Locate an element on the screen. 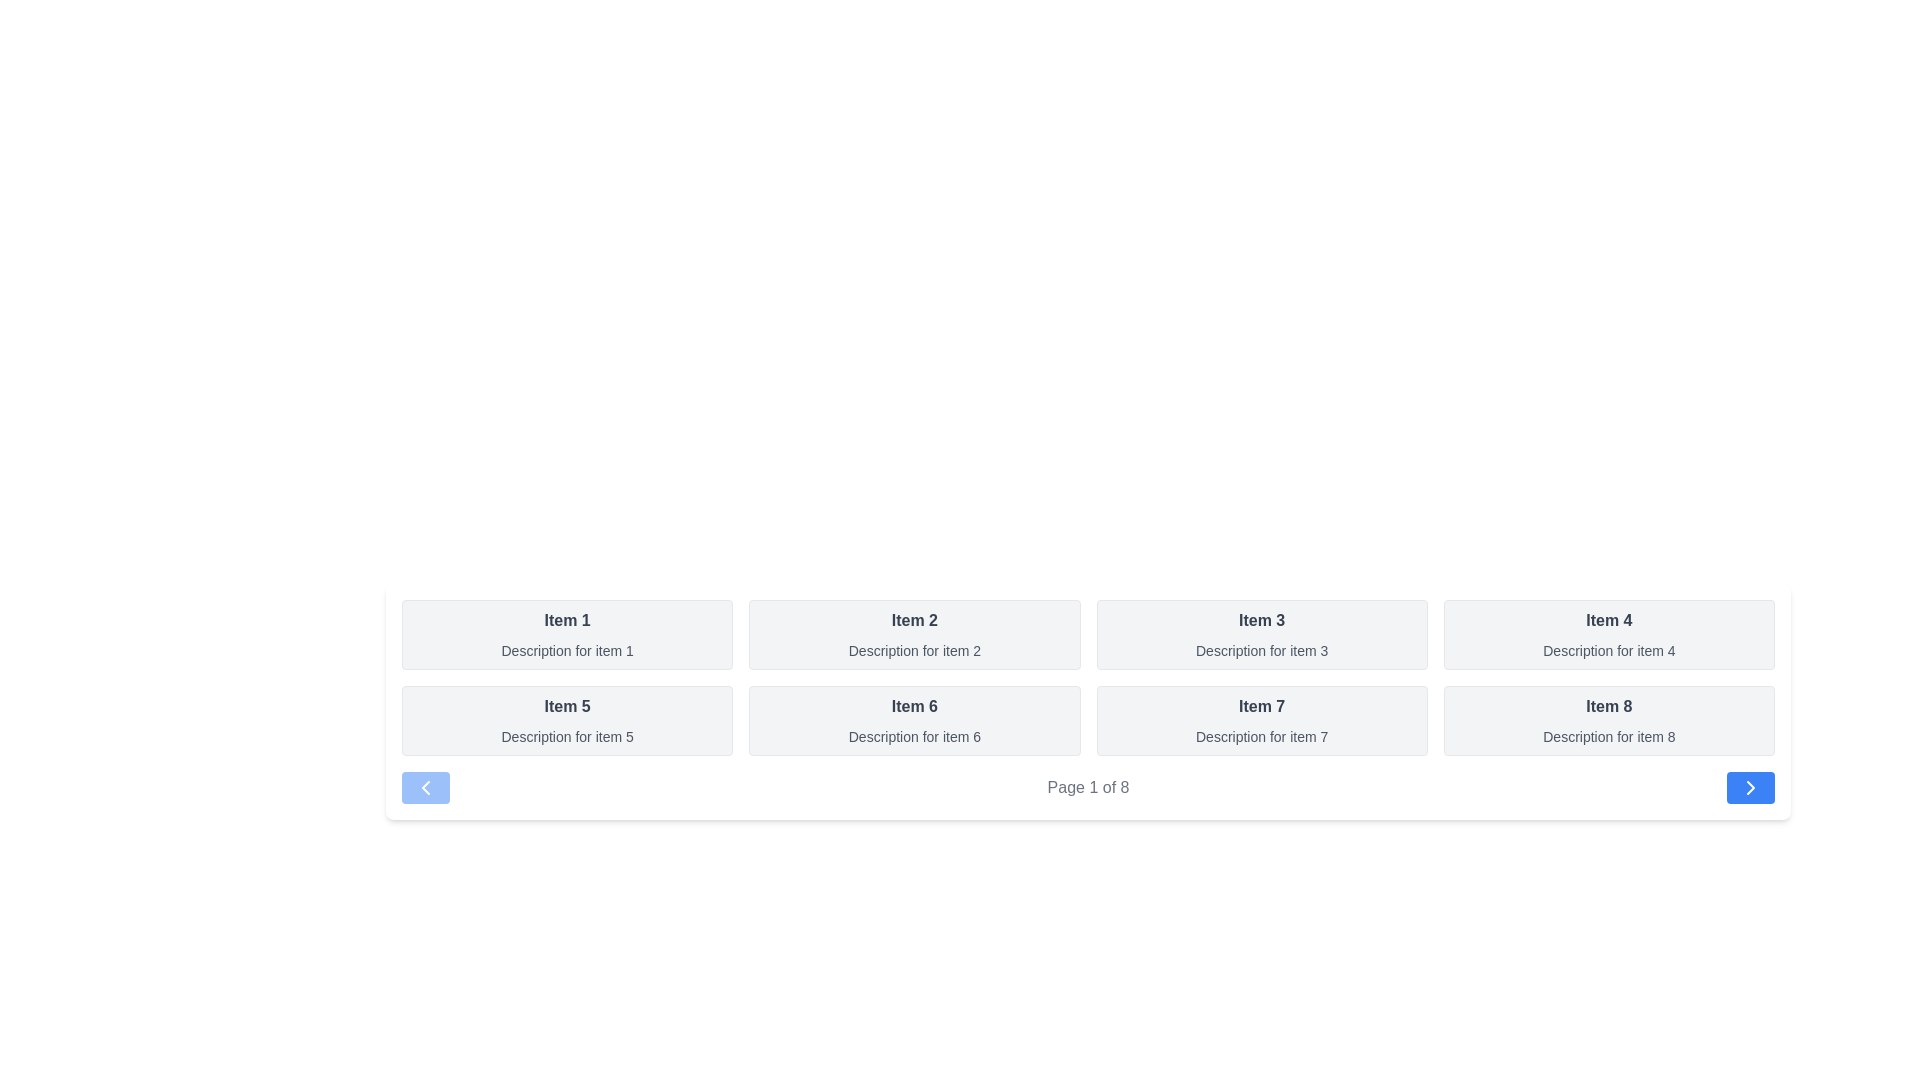 The width and height of the screenshot is (1920, 1080). the static text element that serves as the title or label for the card located in the second column of a horizontal grid, above the description text 'Description for item 2' is located at coordinates (913, 620).